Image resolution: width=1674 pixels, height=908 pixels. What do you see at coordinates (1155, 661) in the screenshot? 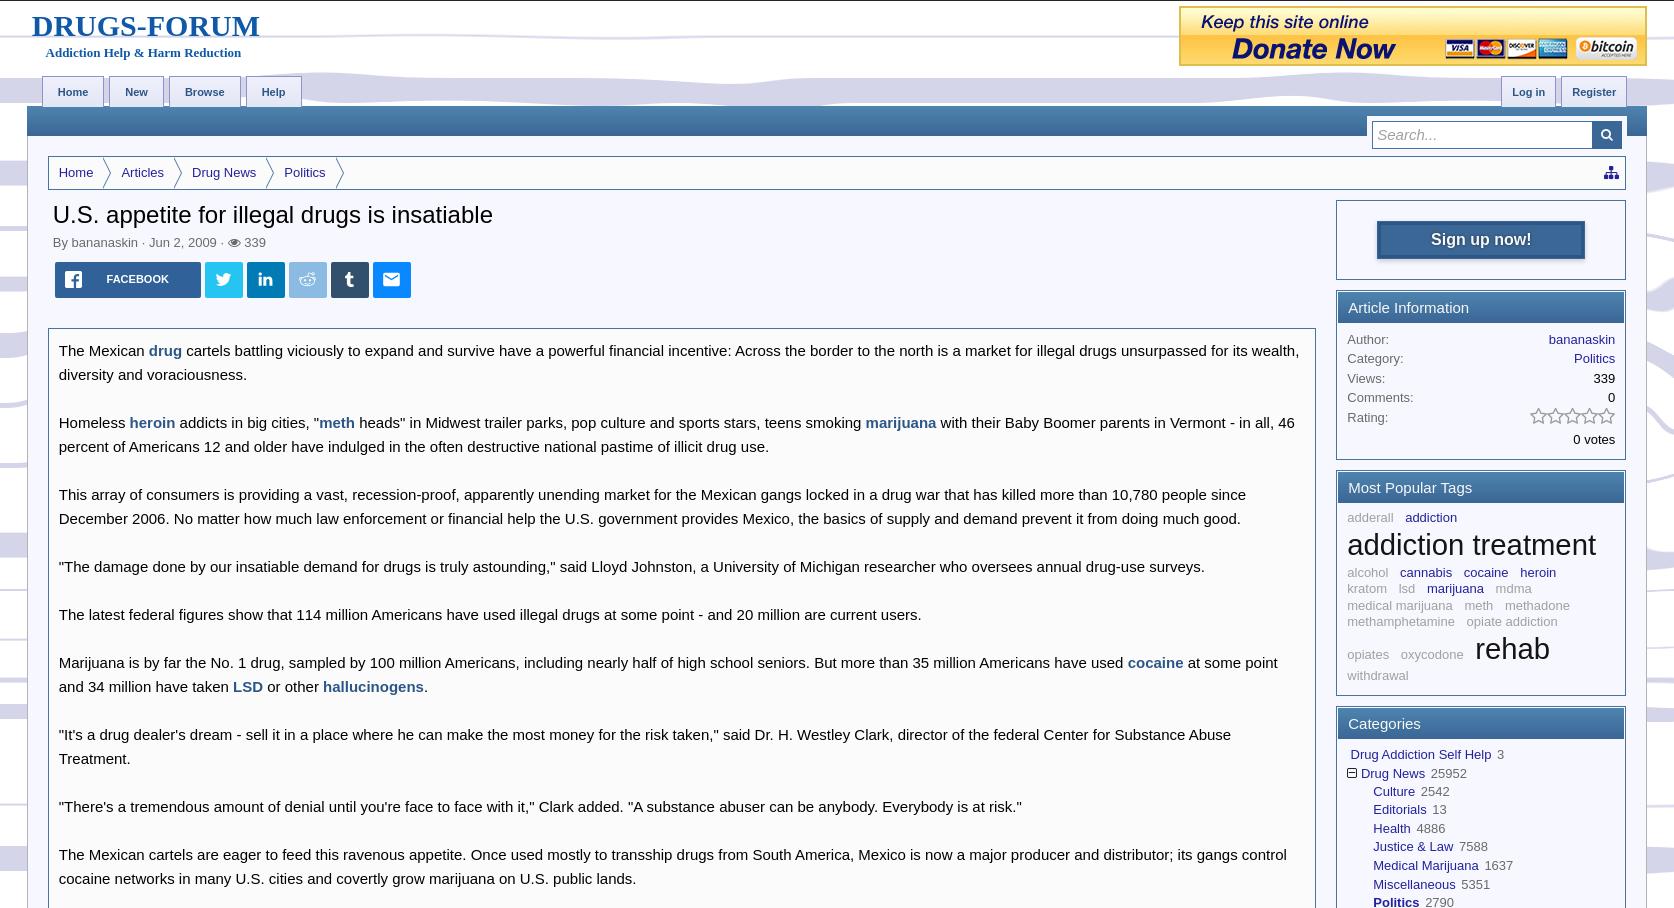
I see `'cocaine'` at bounding box center [1155, 661].